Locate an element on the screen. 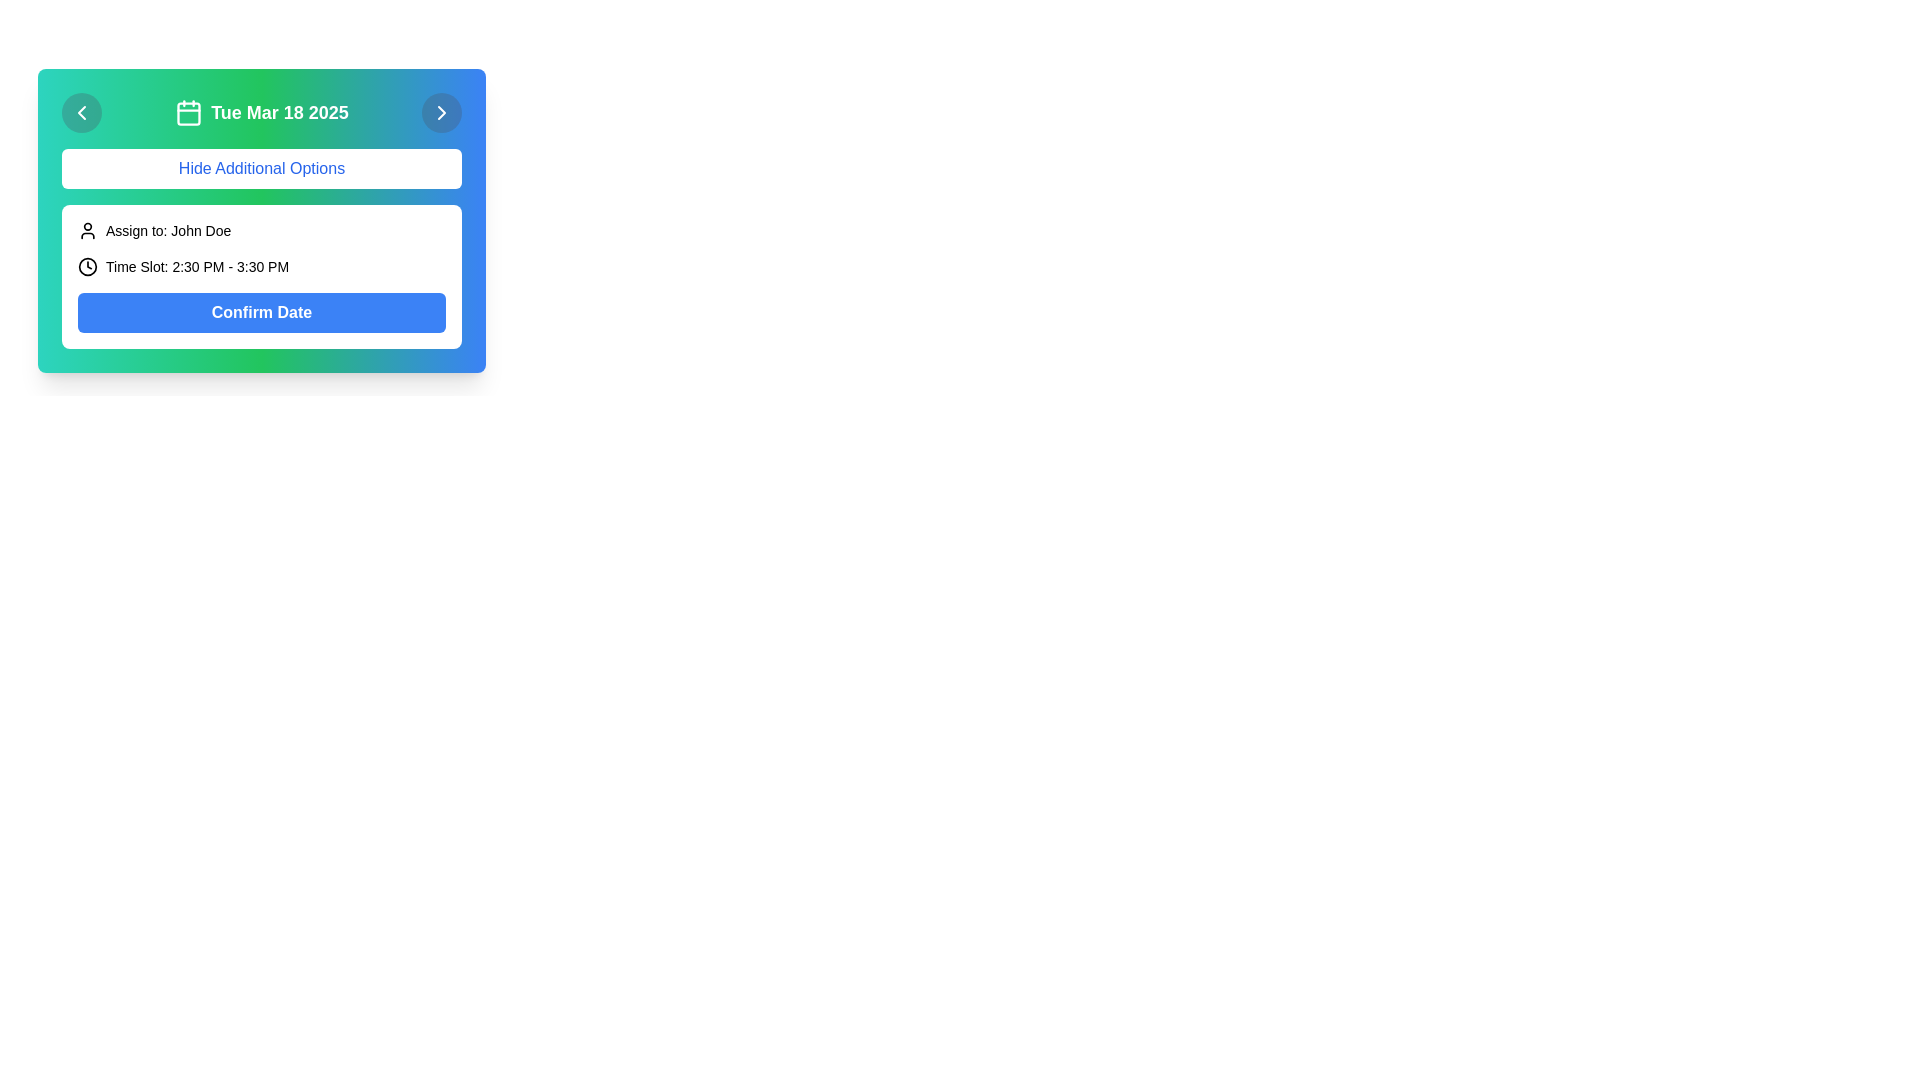 This screenshot has height=1080, width=1920. the clock icon located at the leftmost part of the 'Time Slot: 2:30 PM - 3:30 PM' section, which visually indicates the time-related nature of the adjoining text is located at coordinates (86, 265).